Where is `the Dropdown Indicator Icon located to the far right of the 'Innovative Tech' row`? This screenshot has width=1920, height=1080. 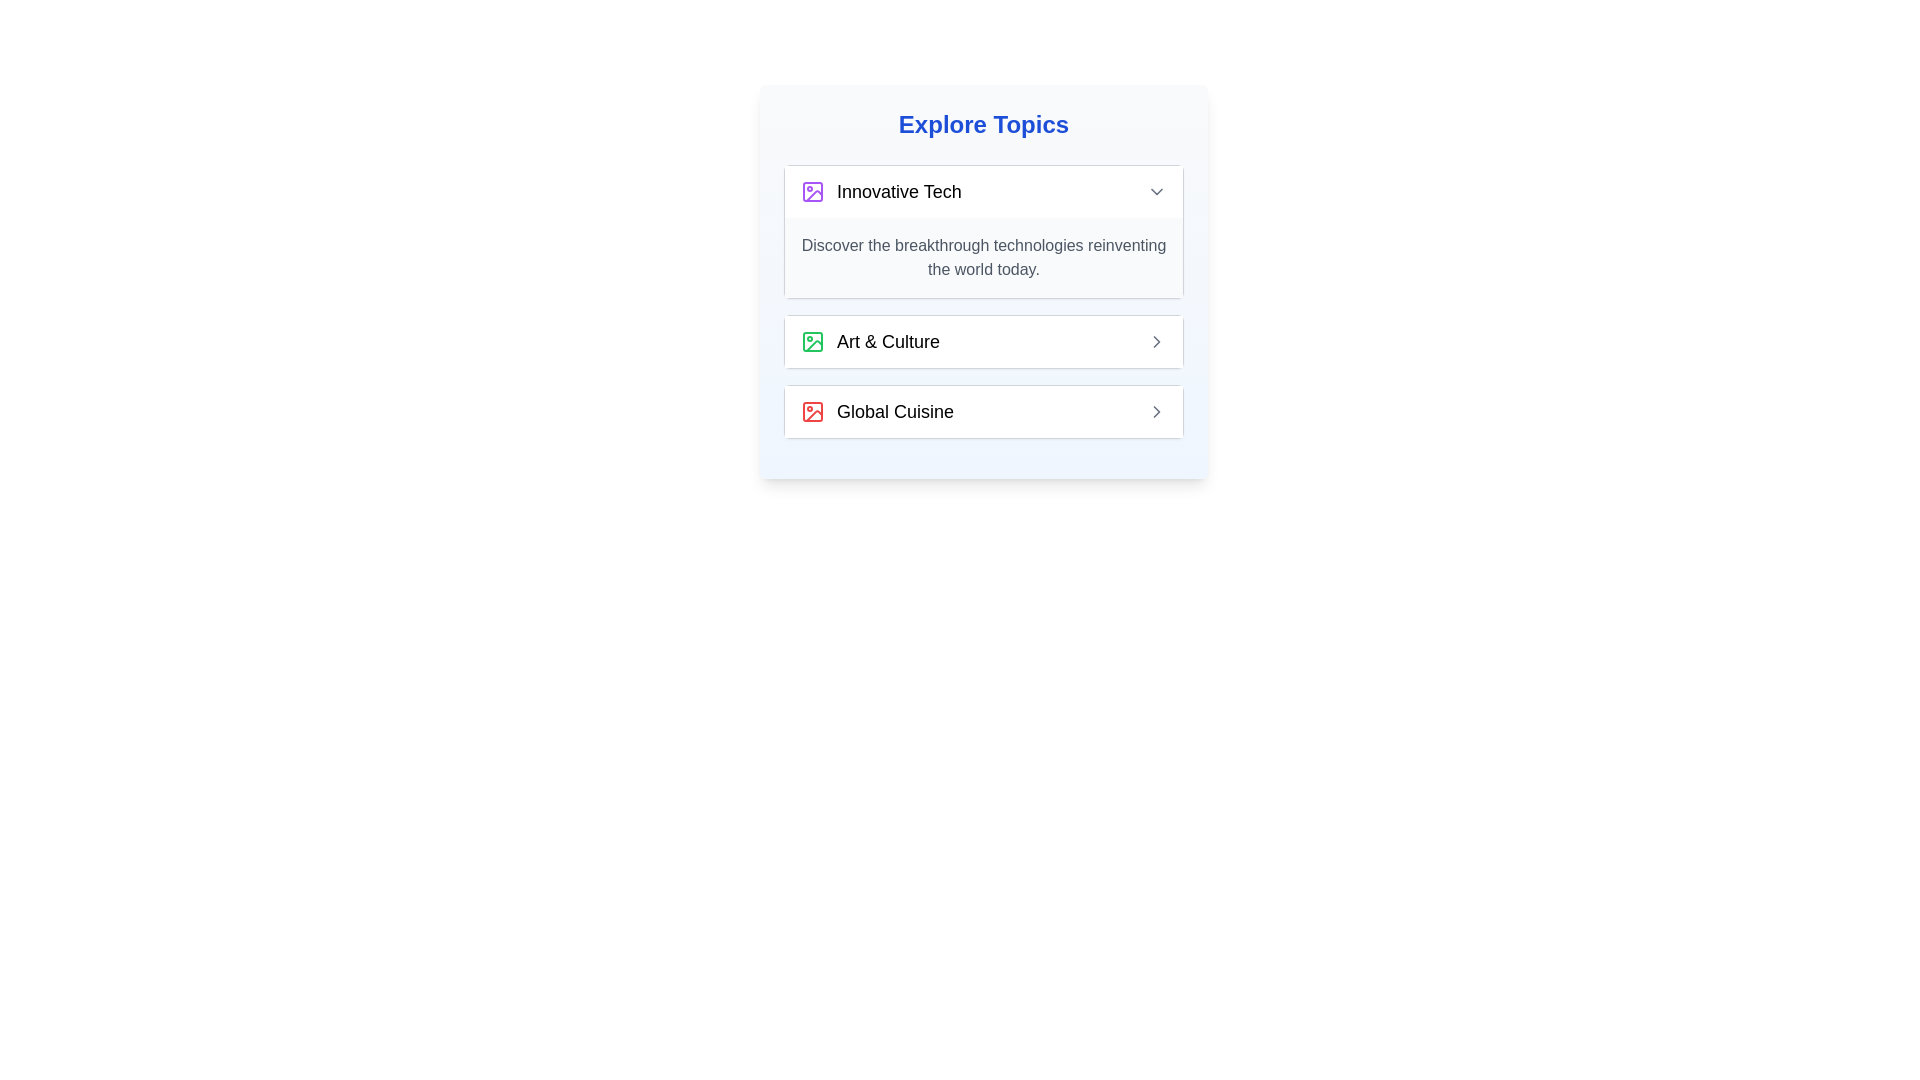
the Dropdown Indicator Icon located to the far right of the 'Innovative Tech' row is located at coordinates (1156, 192).